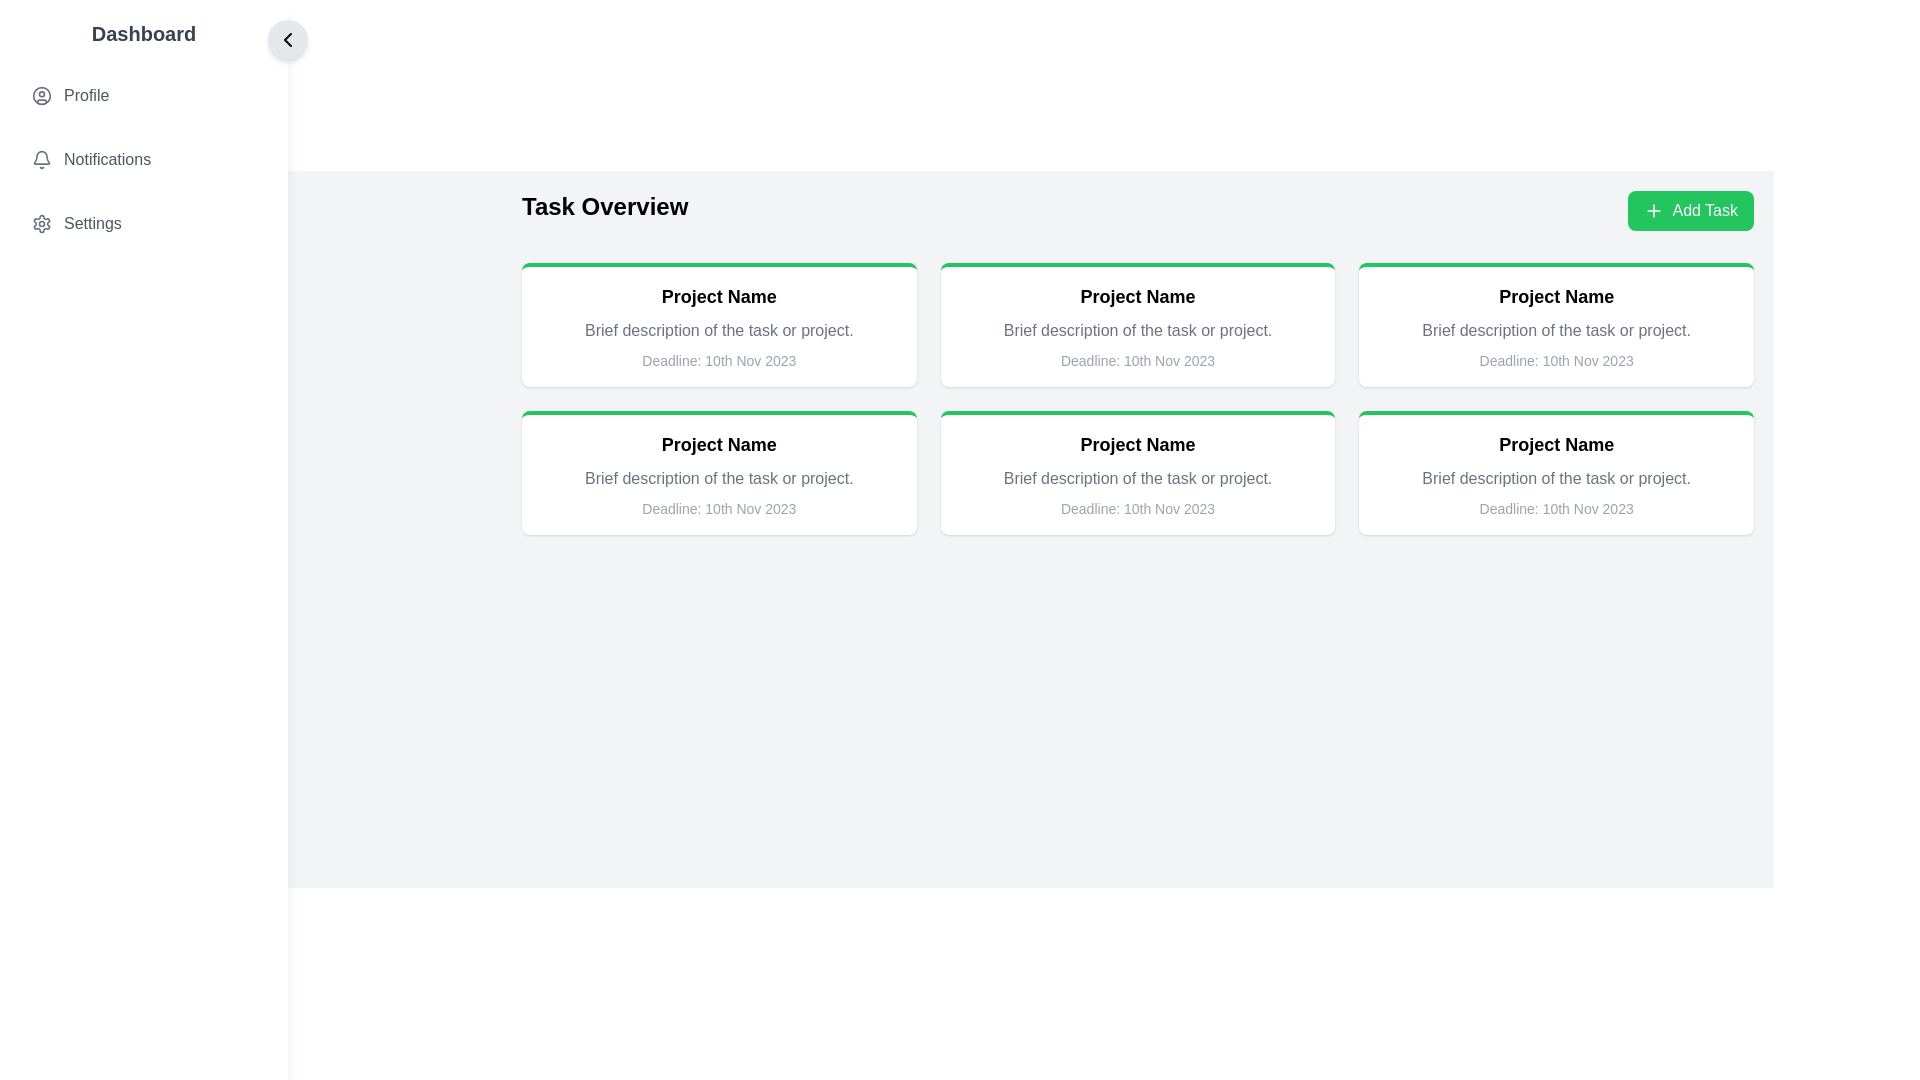  I want to click on the 'Settings' text label, which is styled in a gray font and located in the vertical menu on the left side of the interface, so click(91, 223).